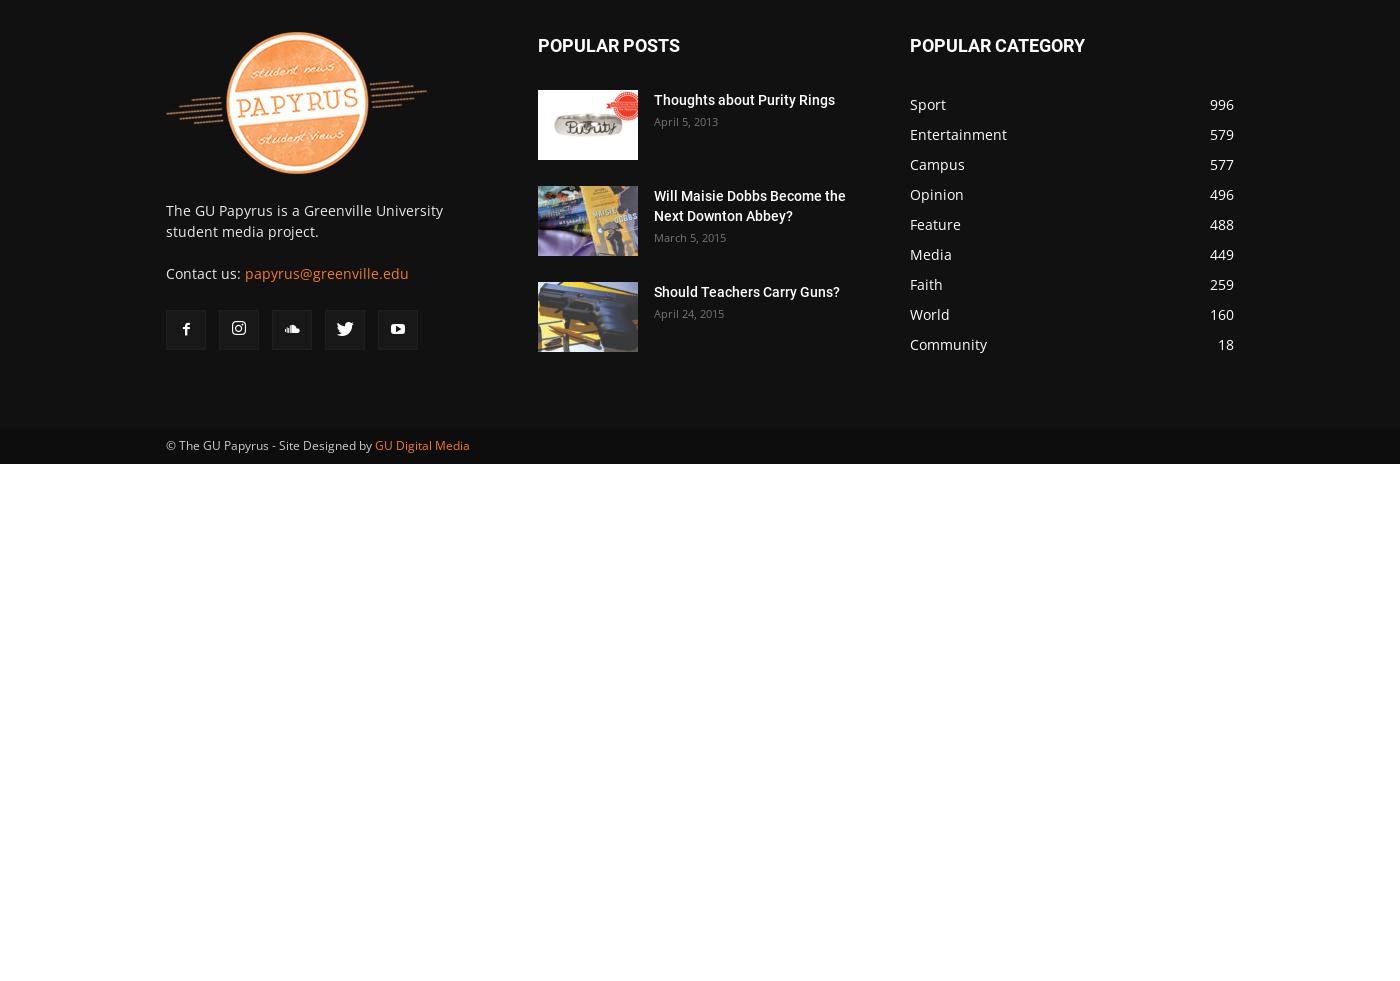  I want to click on '488', so click(1222, 223).